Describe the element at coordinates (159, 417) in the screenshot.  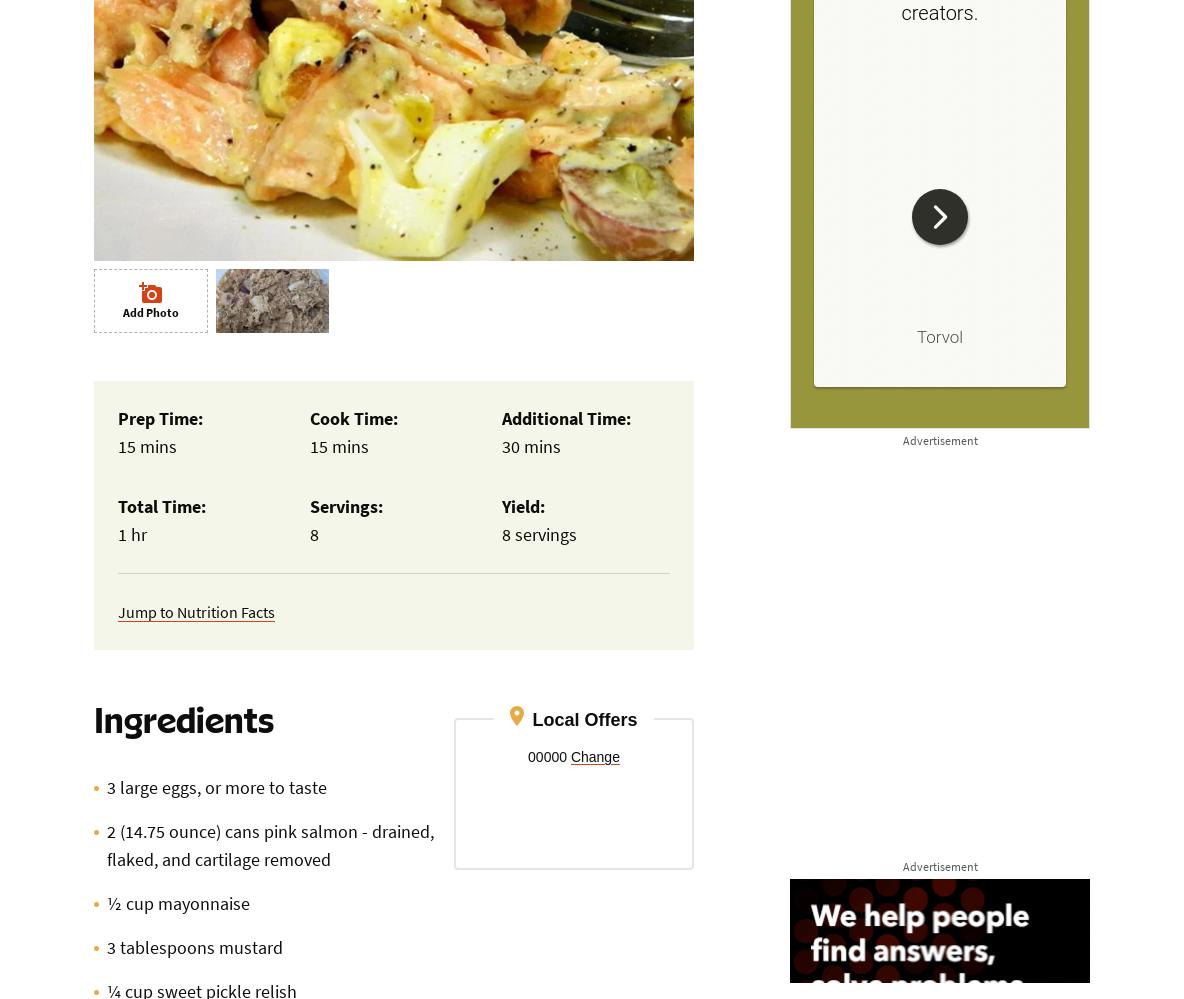
I see `'Prep Time:'` at that location.